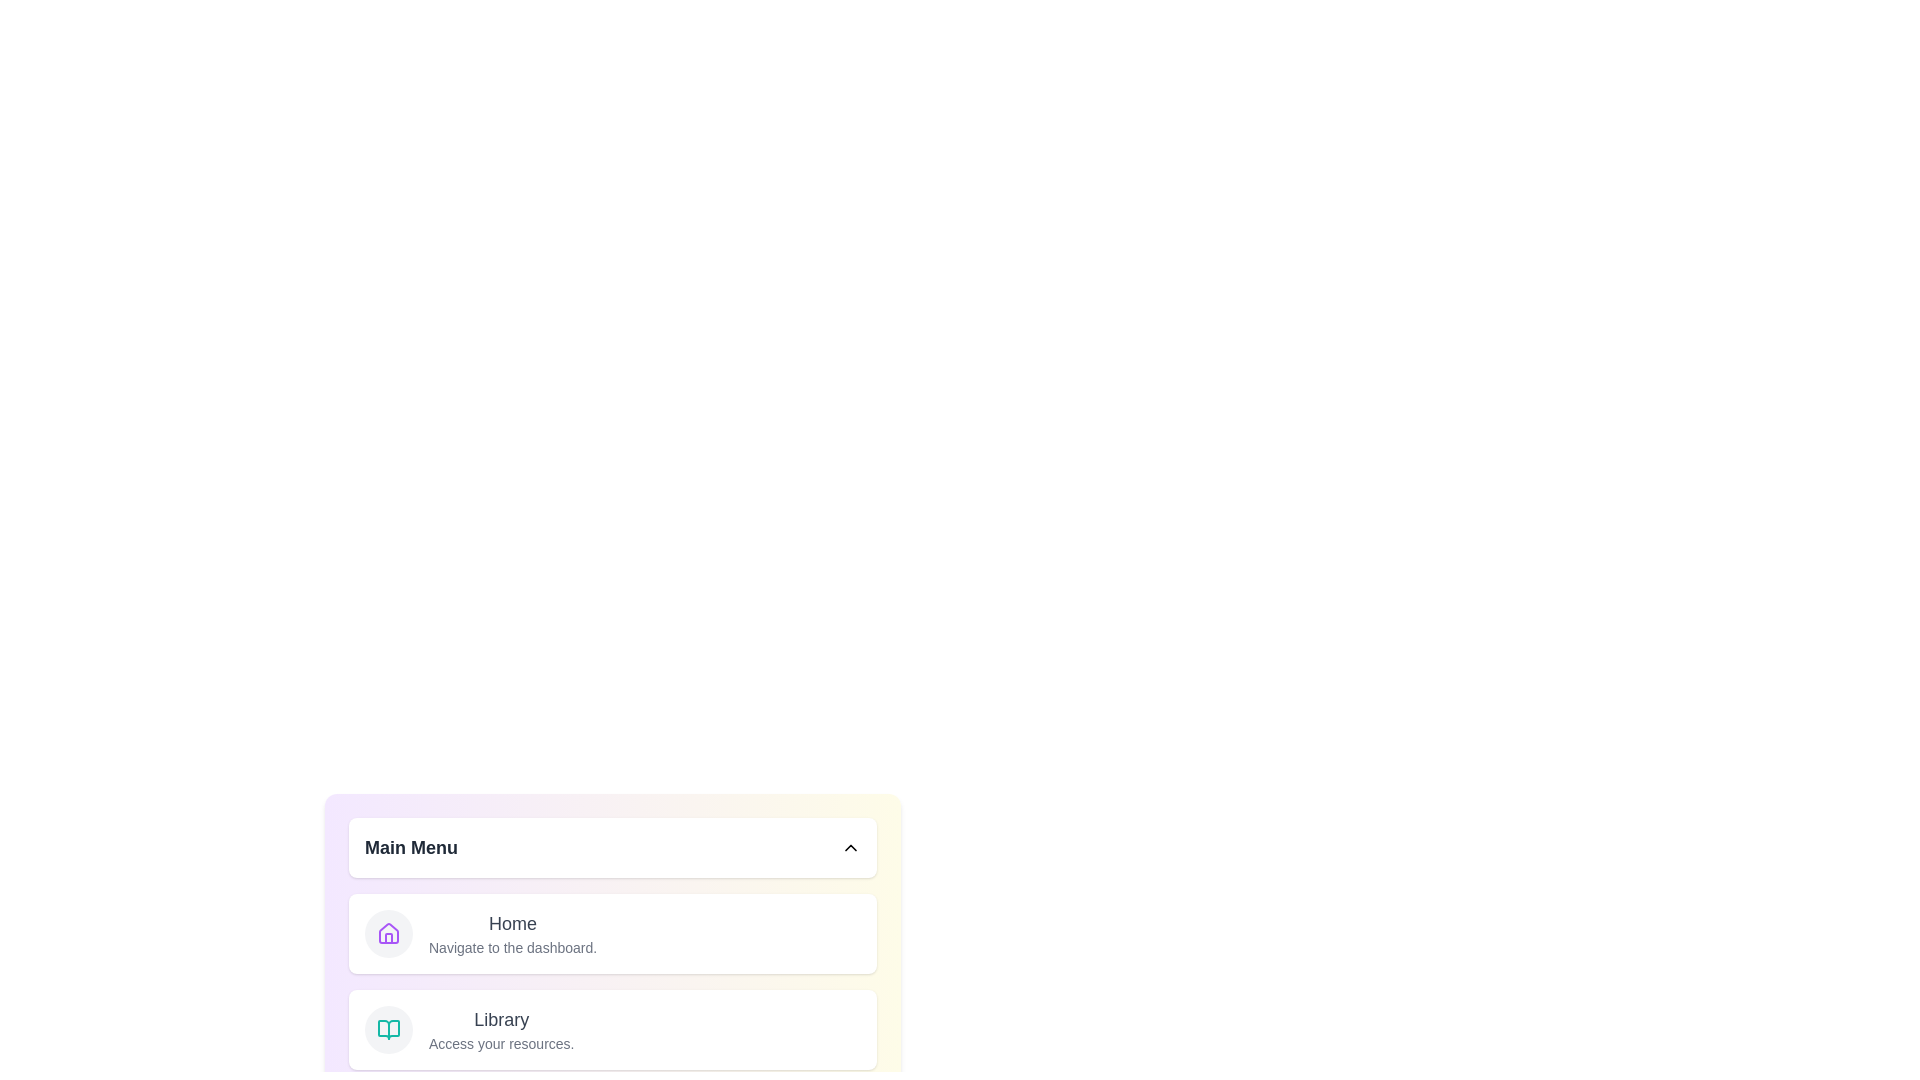 This screenshot has width=1920, height=1080. What do you see at coordinates (612, 848) in the screenshot?
I see `the 'Main Menu' button to toggle the menu visibility` at bounding box center [612, 848].